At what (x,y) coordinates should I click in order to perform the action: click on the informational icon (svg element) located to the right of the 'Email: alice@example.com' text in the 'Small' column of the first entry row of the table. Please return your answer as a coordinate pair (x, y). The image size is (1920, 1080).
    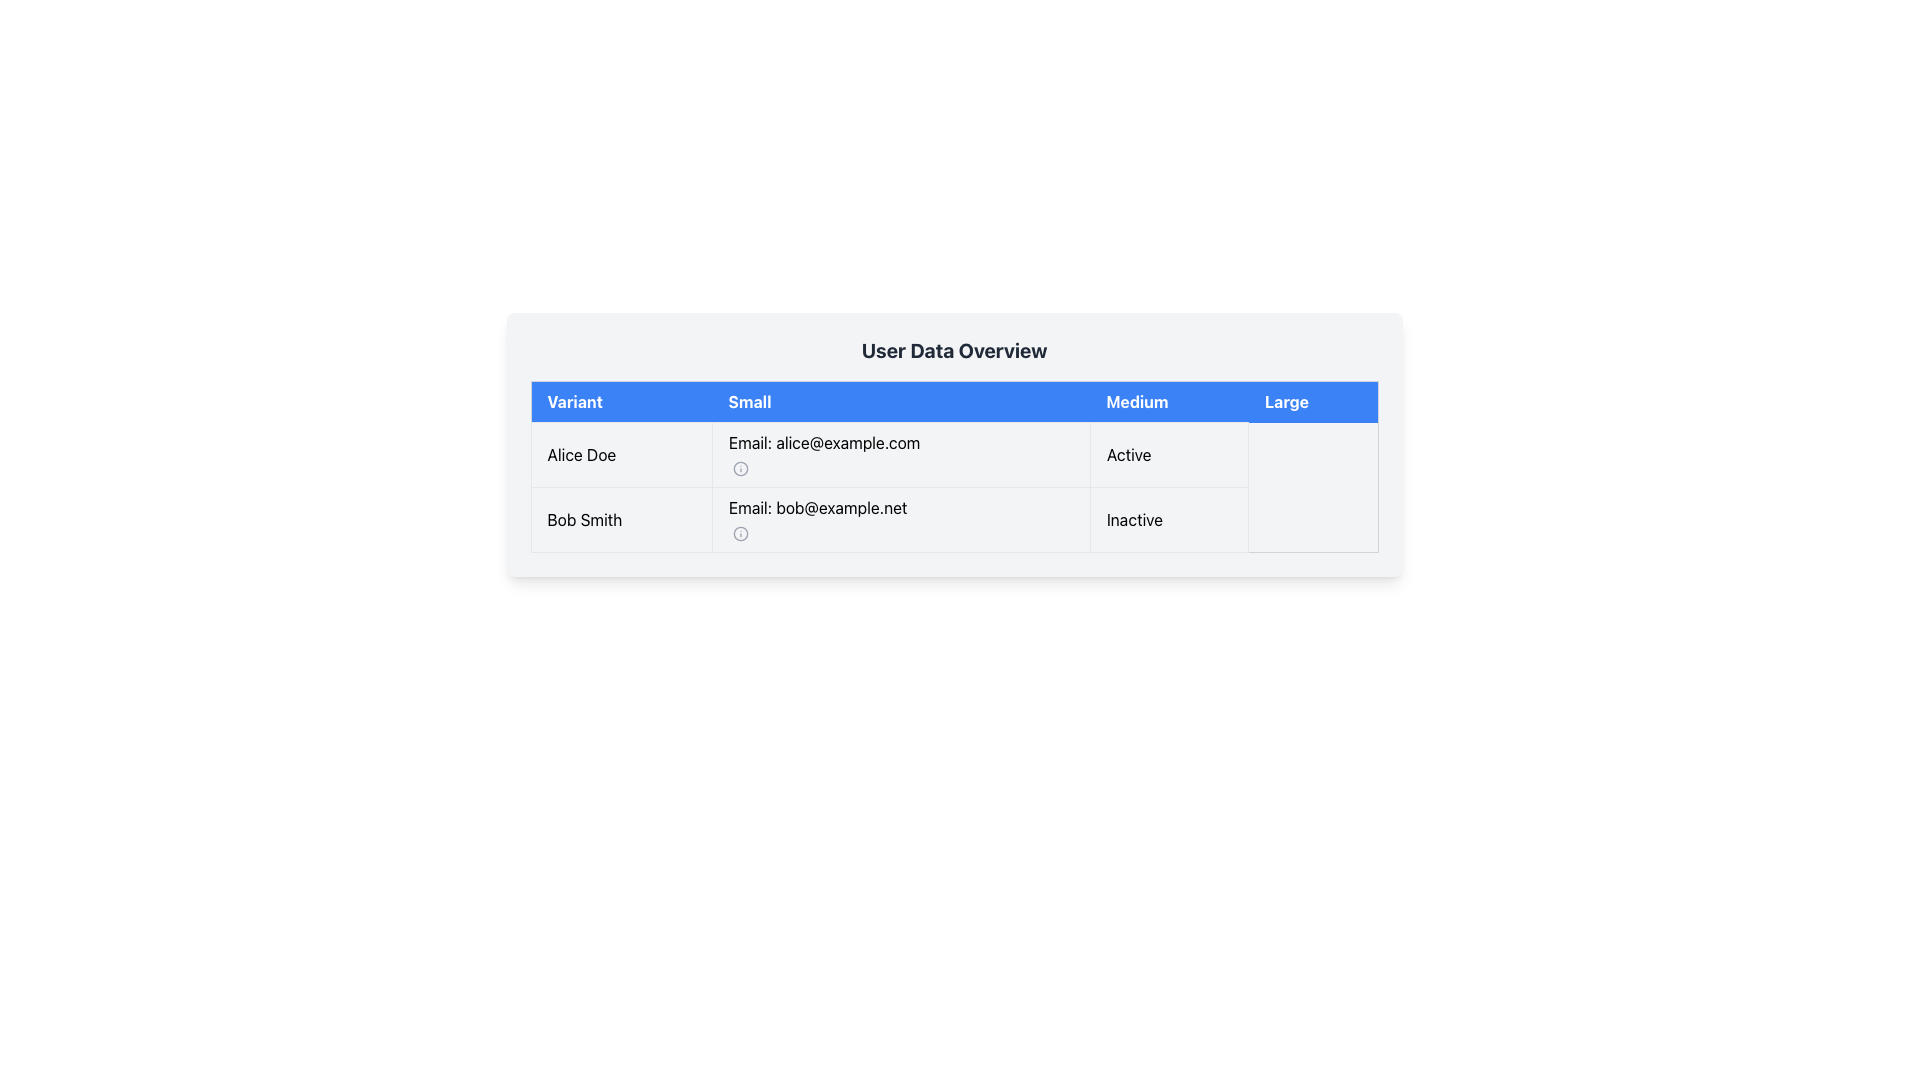
    Looking at the image, I should click on (739, 467).